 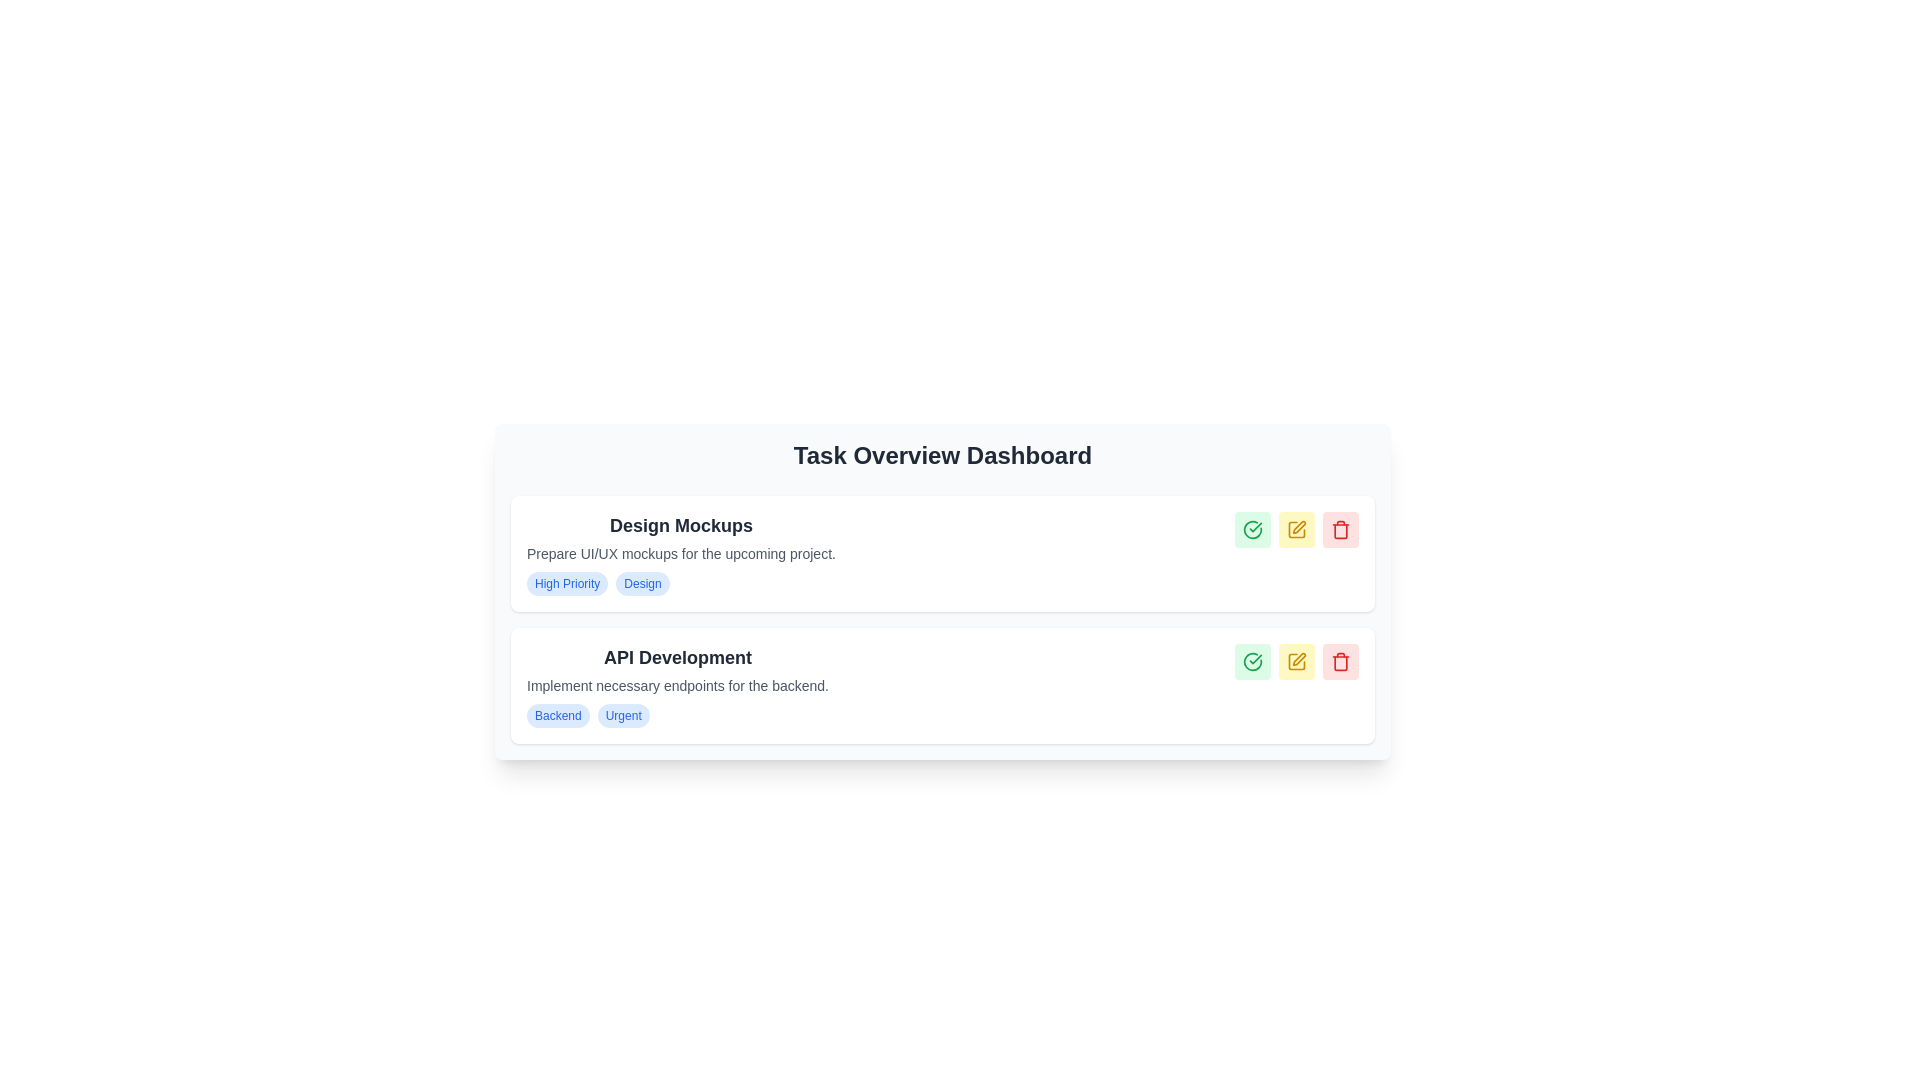 What do you see at coordinates (1296, 528) in the screenshot?
I see `the 'Edit' button, which is the second button in a horizontal group of three buttons located in the top-right section of the 'Design Mockups' card` at bounding box center [1296, 528].